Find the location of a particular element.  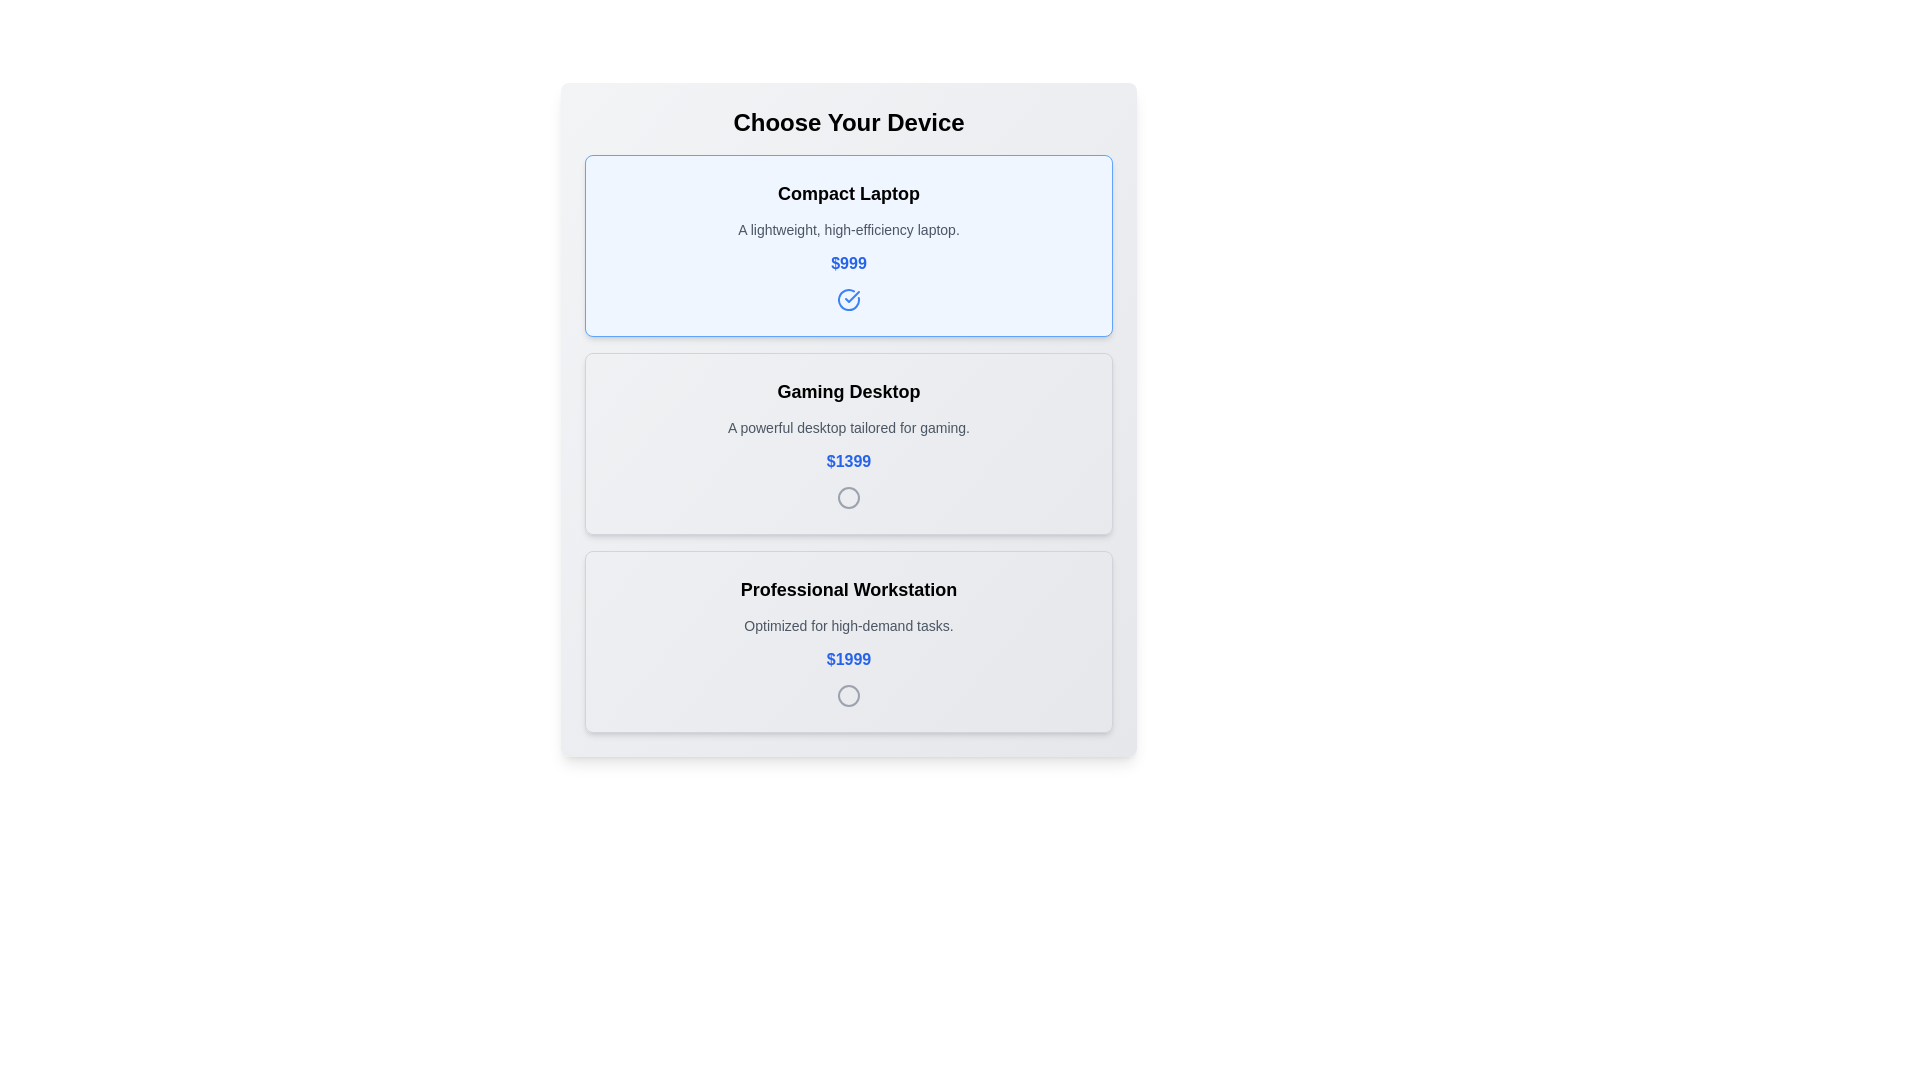

the static text that reads 'Optimized for high-demand tasks.' which is located below the title 'Professional Workstation' and above the price '$1999.' is located at coordinates (849, 624).